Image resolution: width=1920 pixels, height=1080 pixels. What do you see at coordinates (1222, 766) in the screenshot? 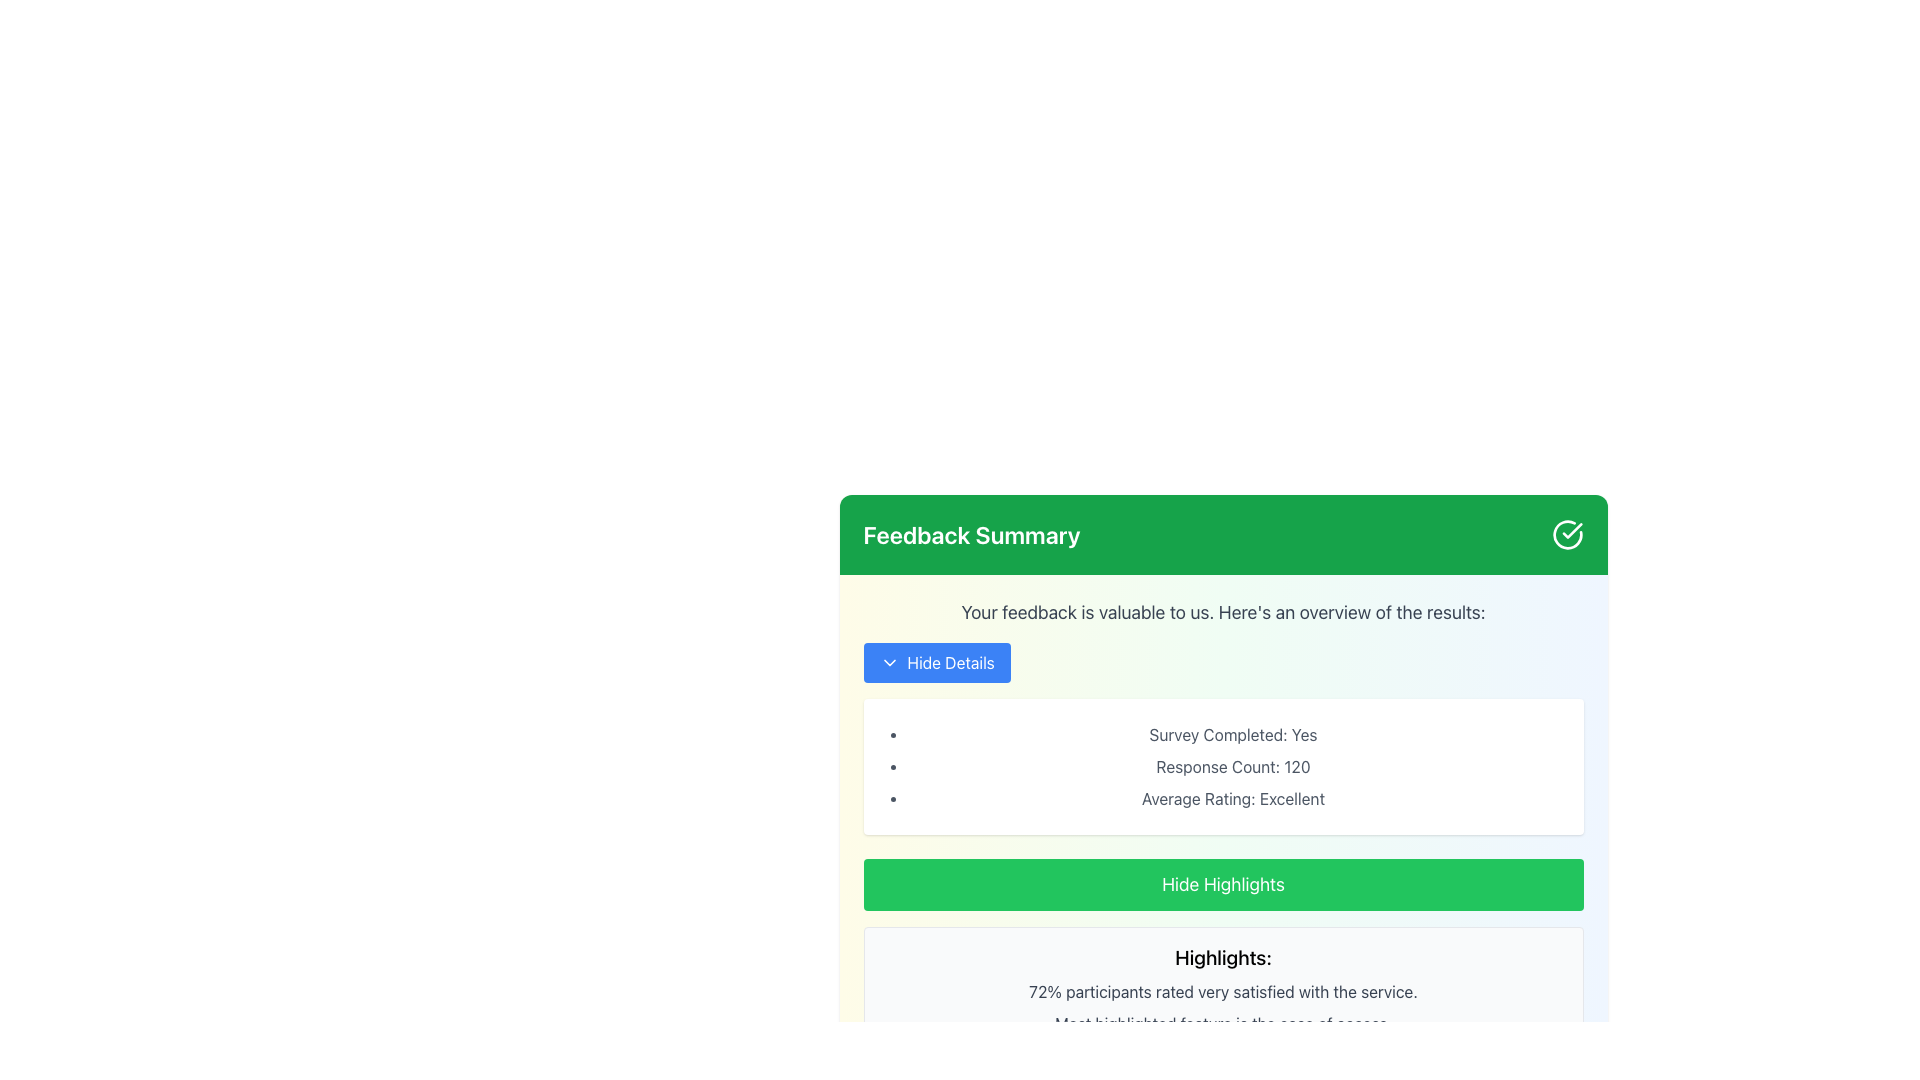
I see `the Informational list which displays summarized survey results, completion status, response count, and average rating, located between the 'Hide Details' and 'Hide Highlights' buttons` at bounding box center [1222, 766].